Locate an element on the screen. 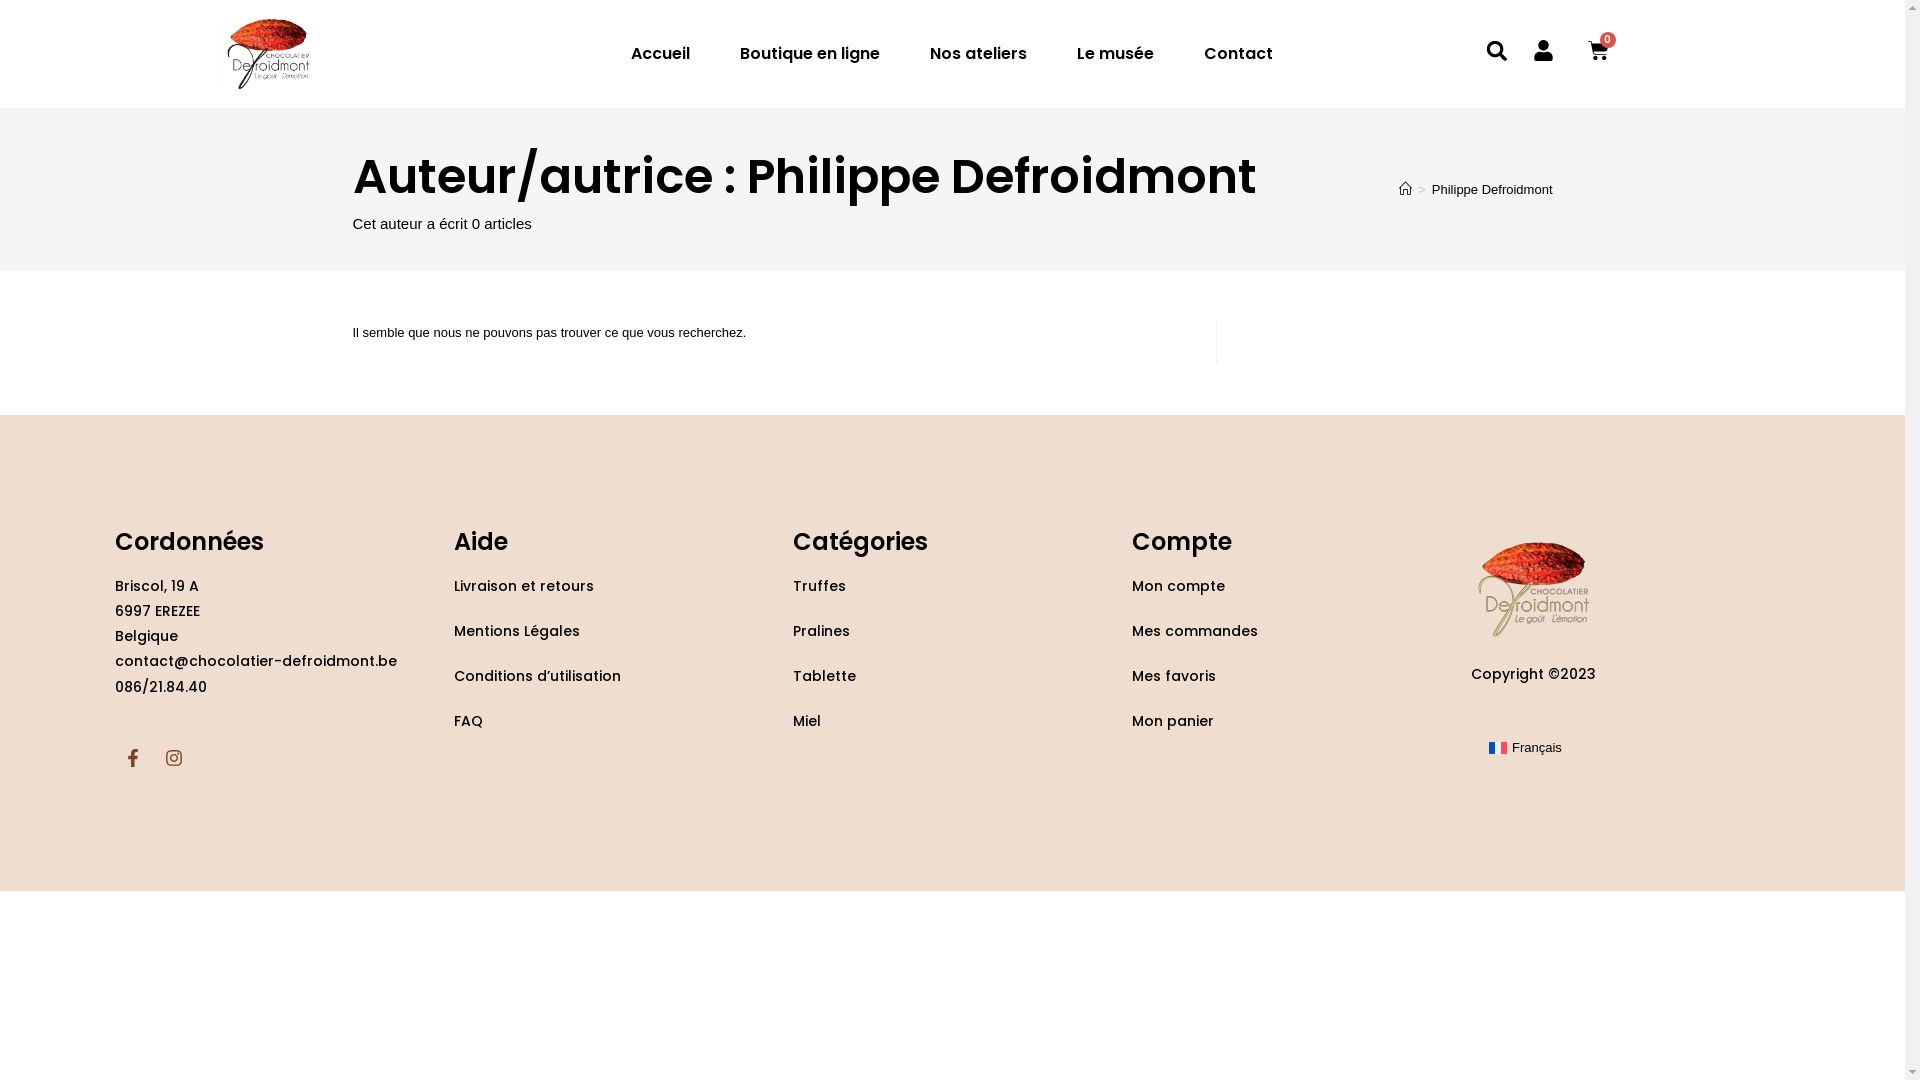 This screenshot has width=1920, height=1080. 'Mes commandes' is located at coordinates (1195, 631).